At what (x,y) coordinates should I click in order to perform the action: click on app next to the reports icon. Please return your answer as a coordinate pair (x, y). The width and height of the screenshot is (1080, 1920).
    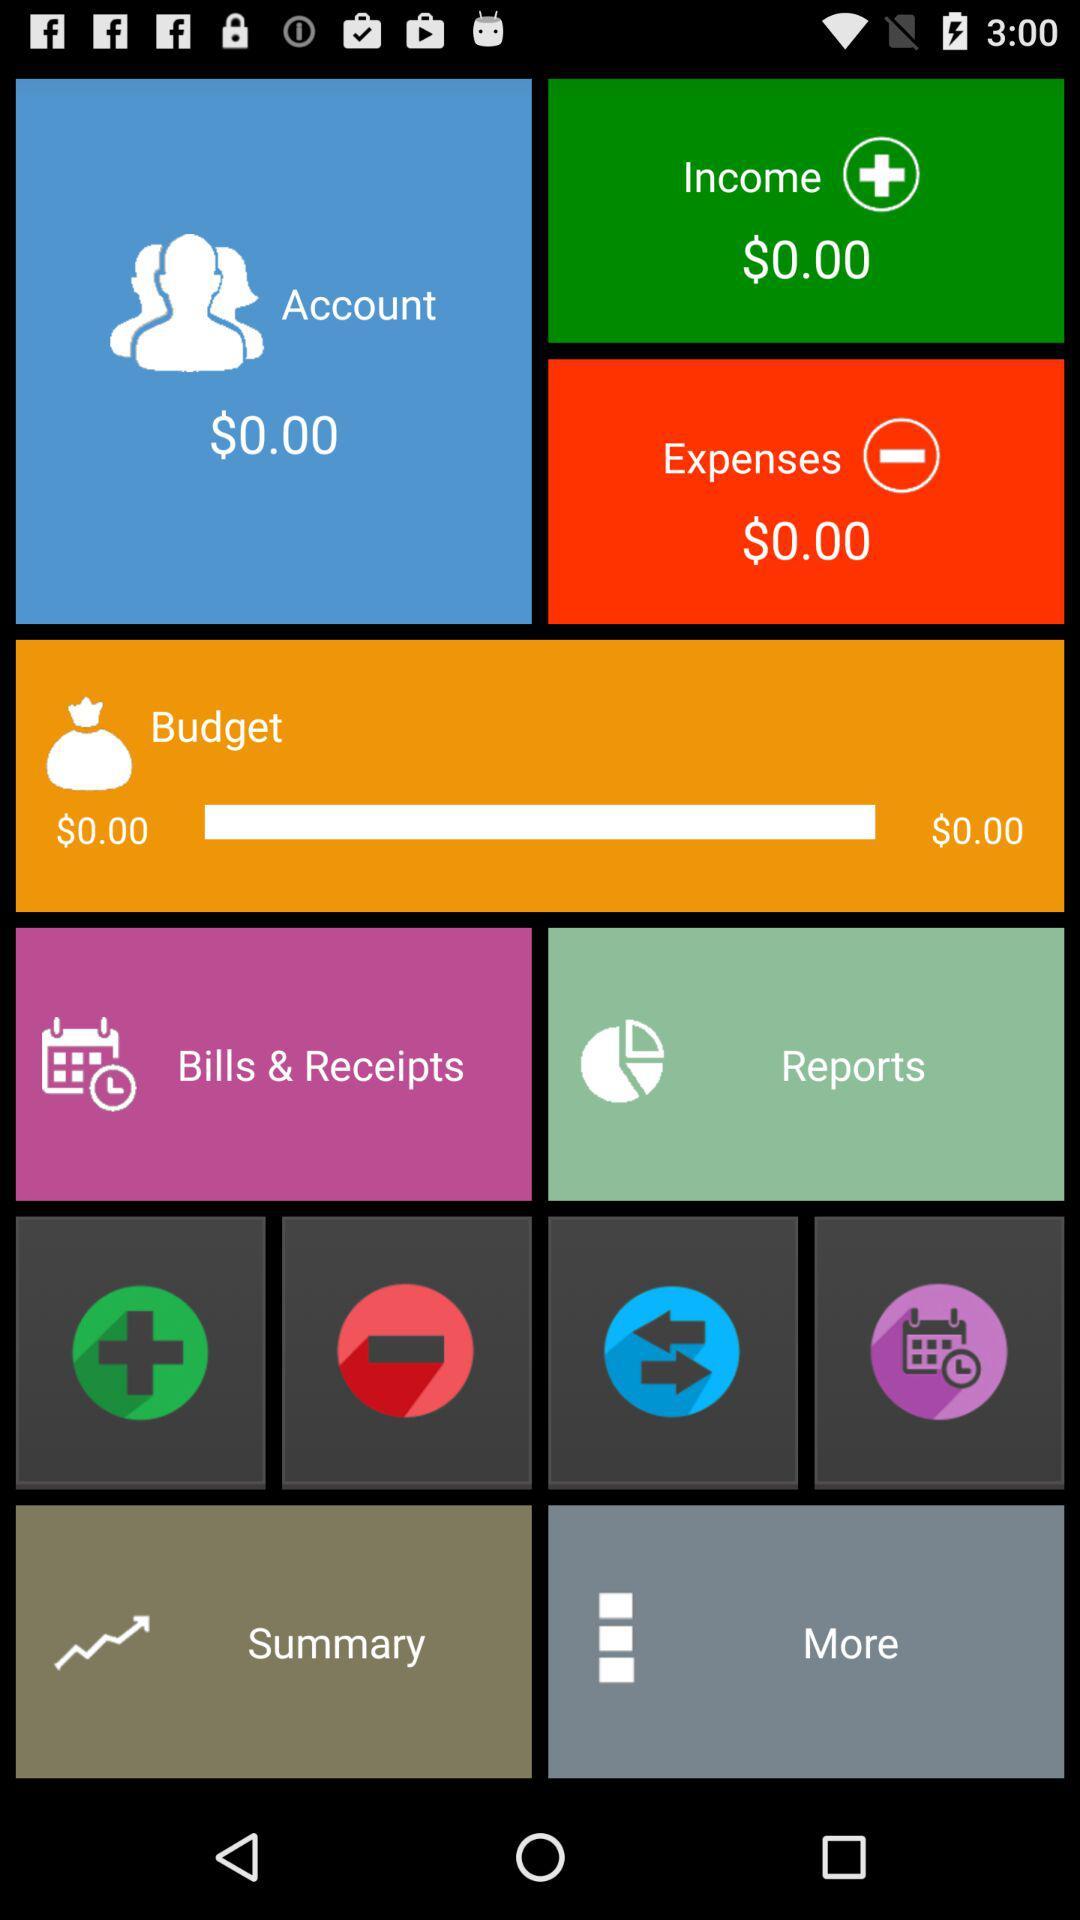
    Looking at the image, I should click on (273, 1063).